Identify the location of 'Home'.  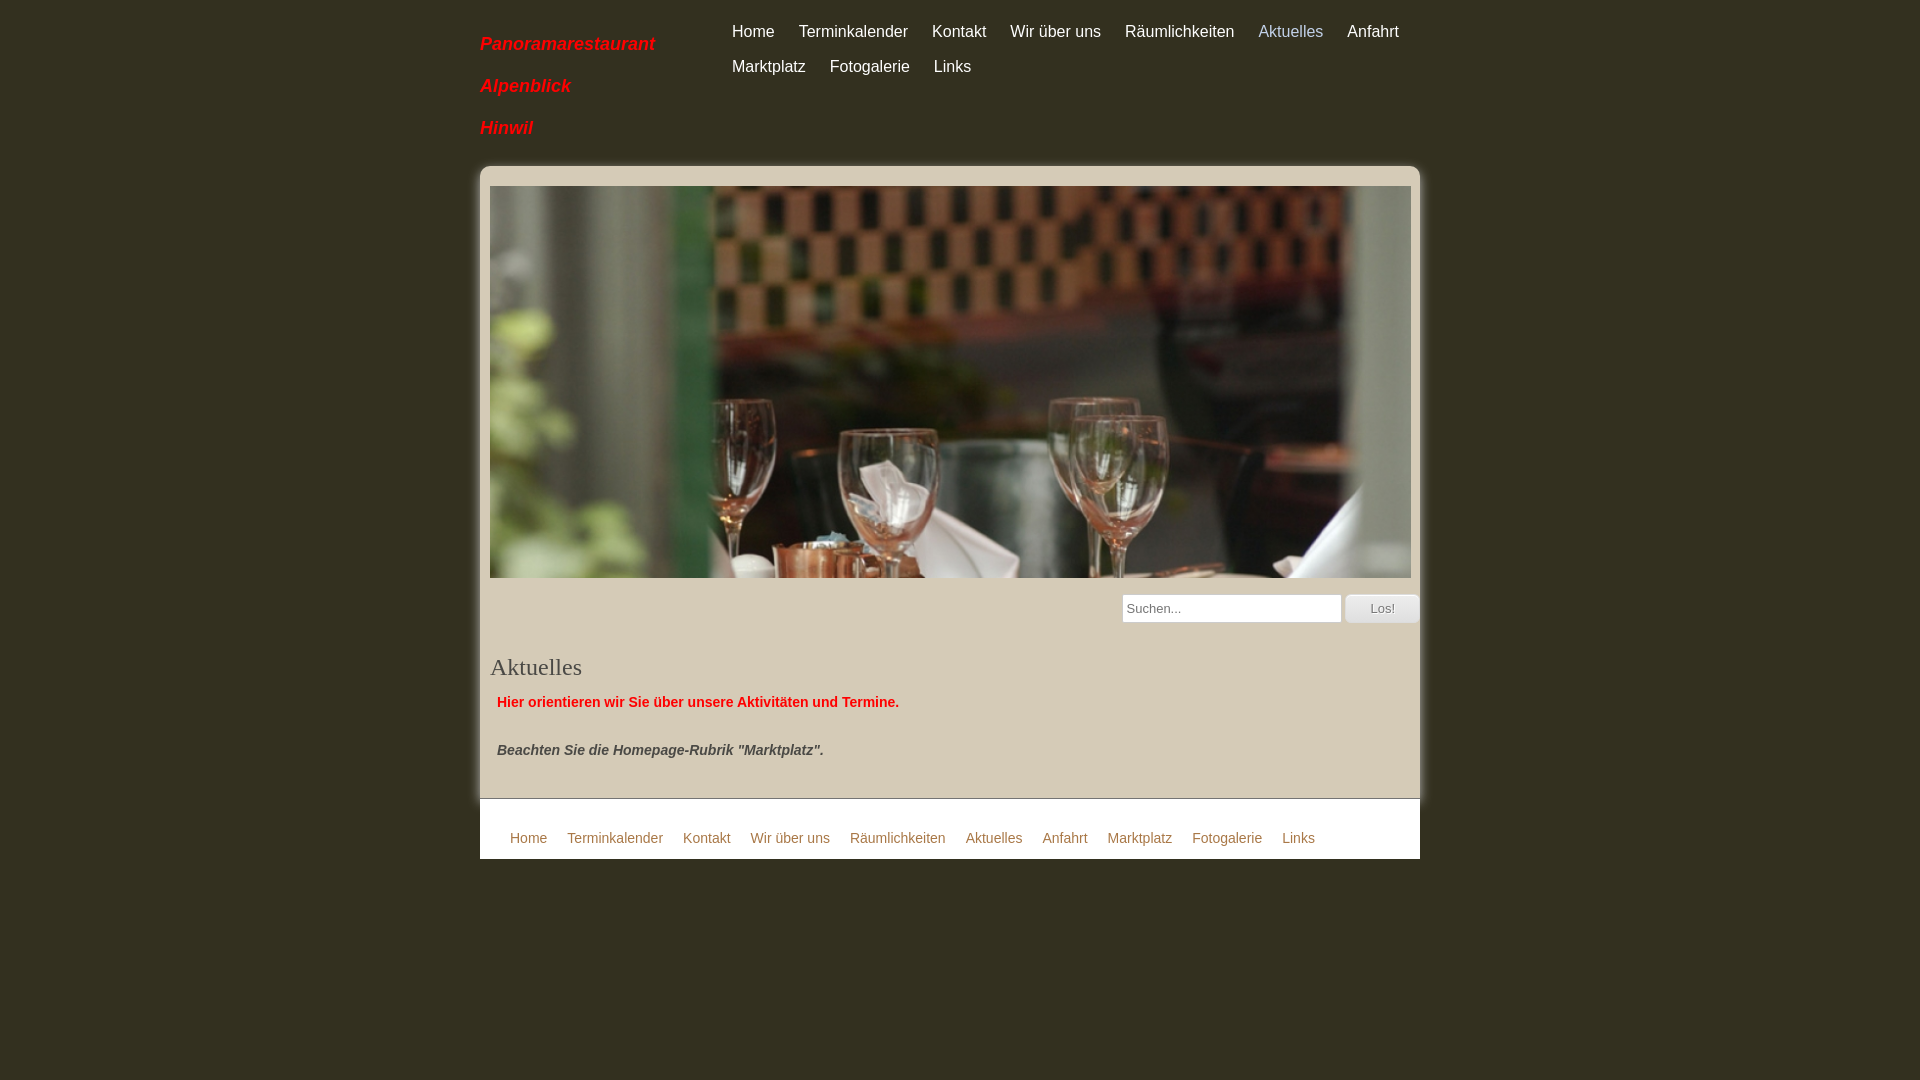
(509, 837).